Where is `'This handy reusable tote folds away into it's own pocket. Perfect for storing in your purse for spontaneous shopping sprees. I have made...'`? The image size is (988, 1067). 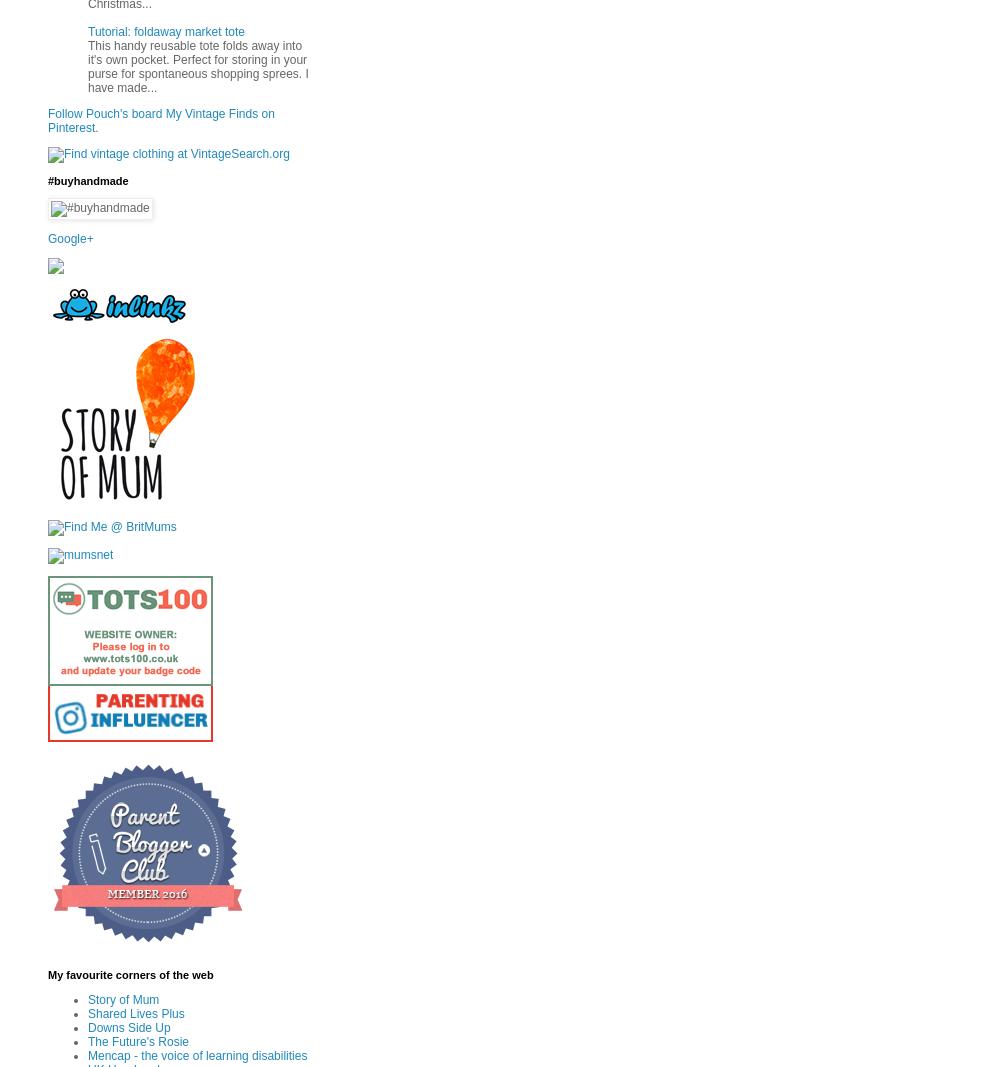
'This handy reusable tote folds away into it's own pocket. Perfect for storing in your purse for spontaneous shopping sprees. I have made...' is located at coordinates (197, 66).